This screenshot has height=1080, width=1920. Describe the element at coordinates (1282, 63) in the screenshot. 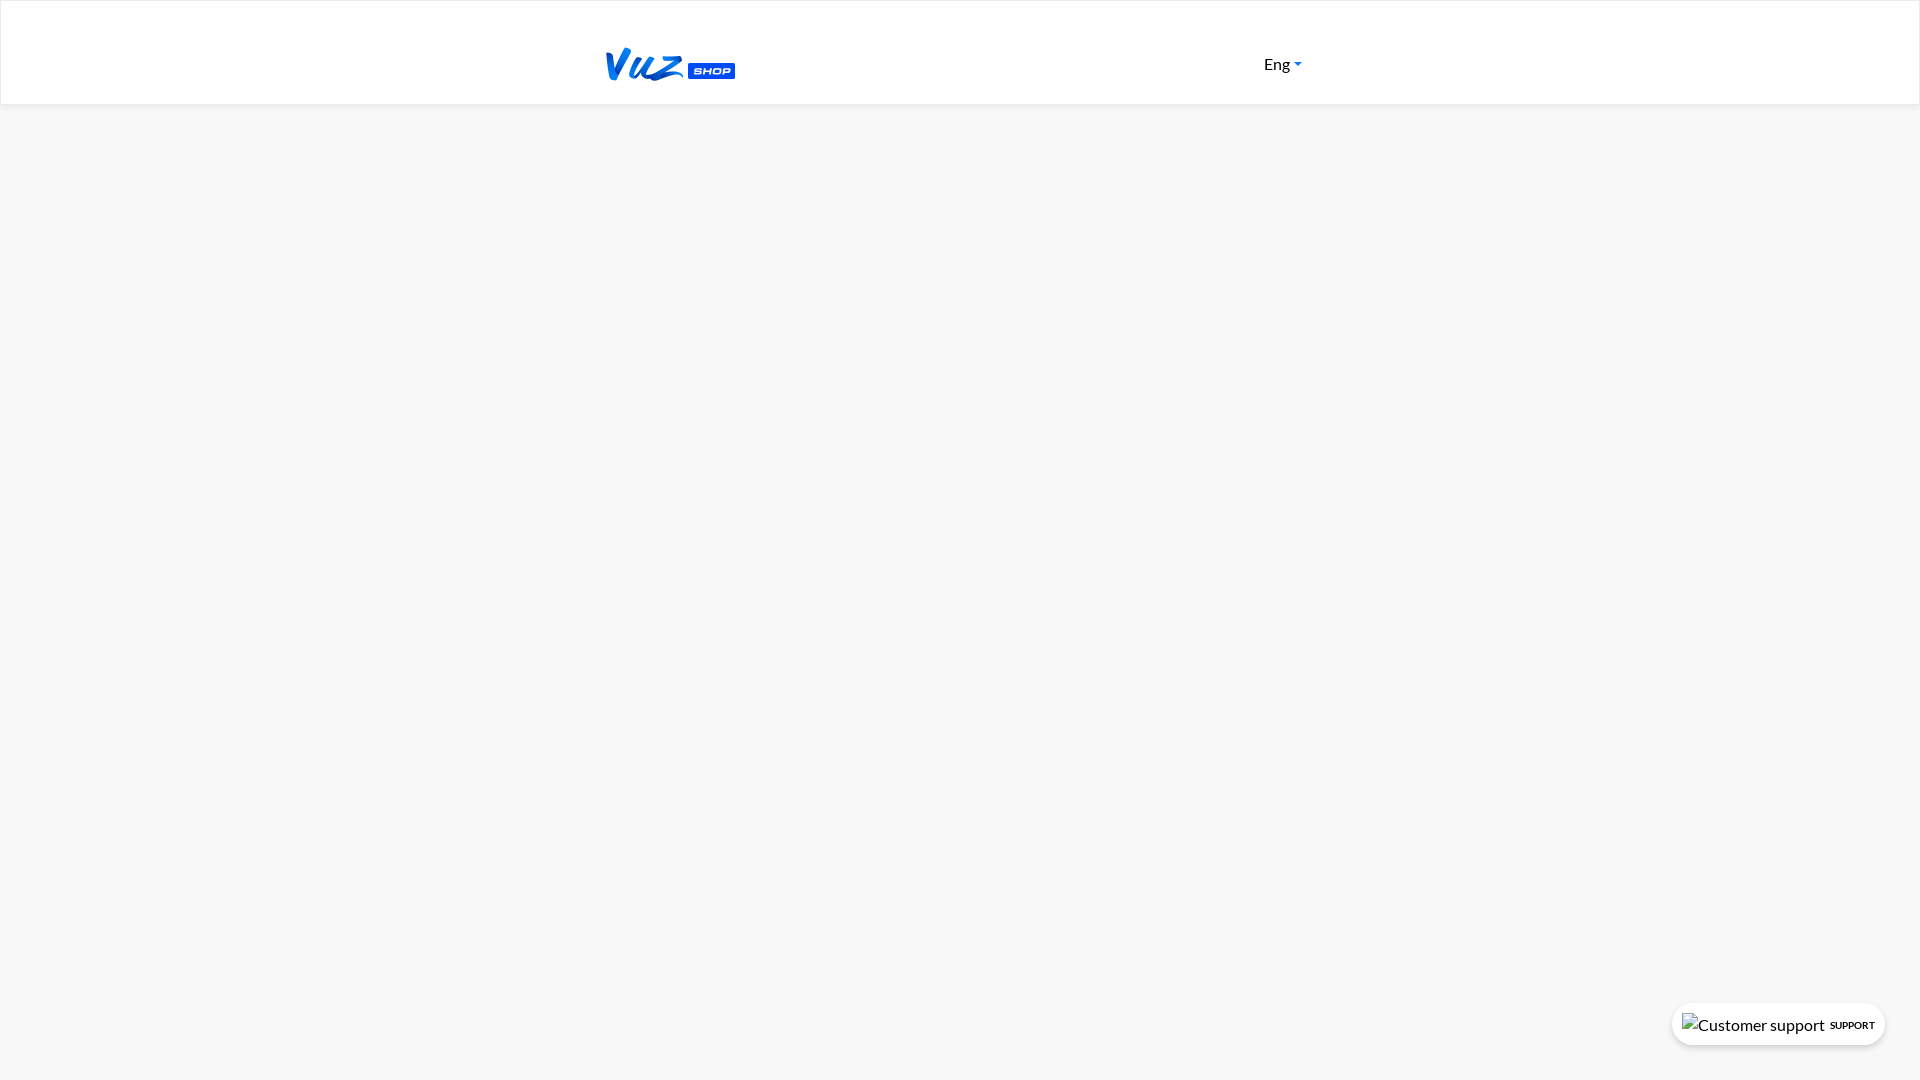

I see `'Eng'` at that location.